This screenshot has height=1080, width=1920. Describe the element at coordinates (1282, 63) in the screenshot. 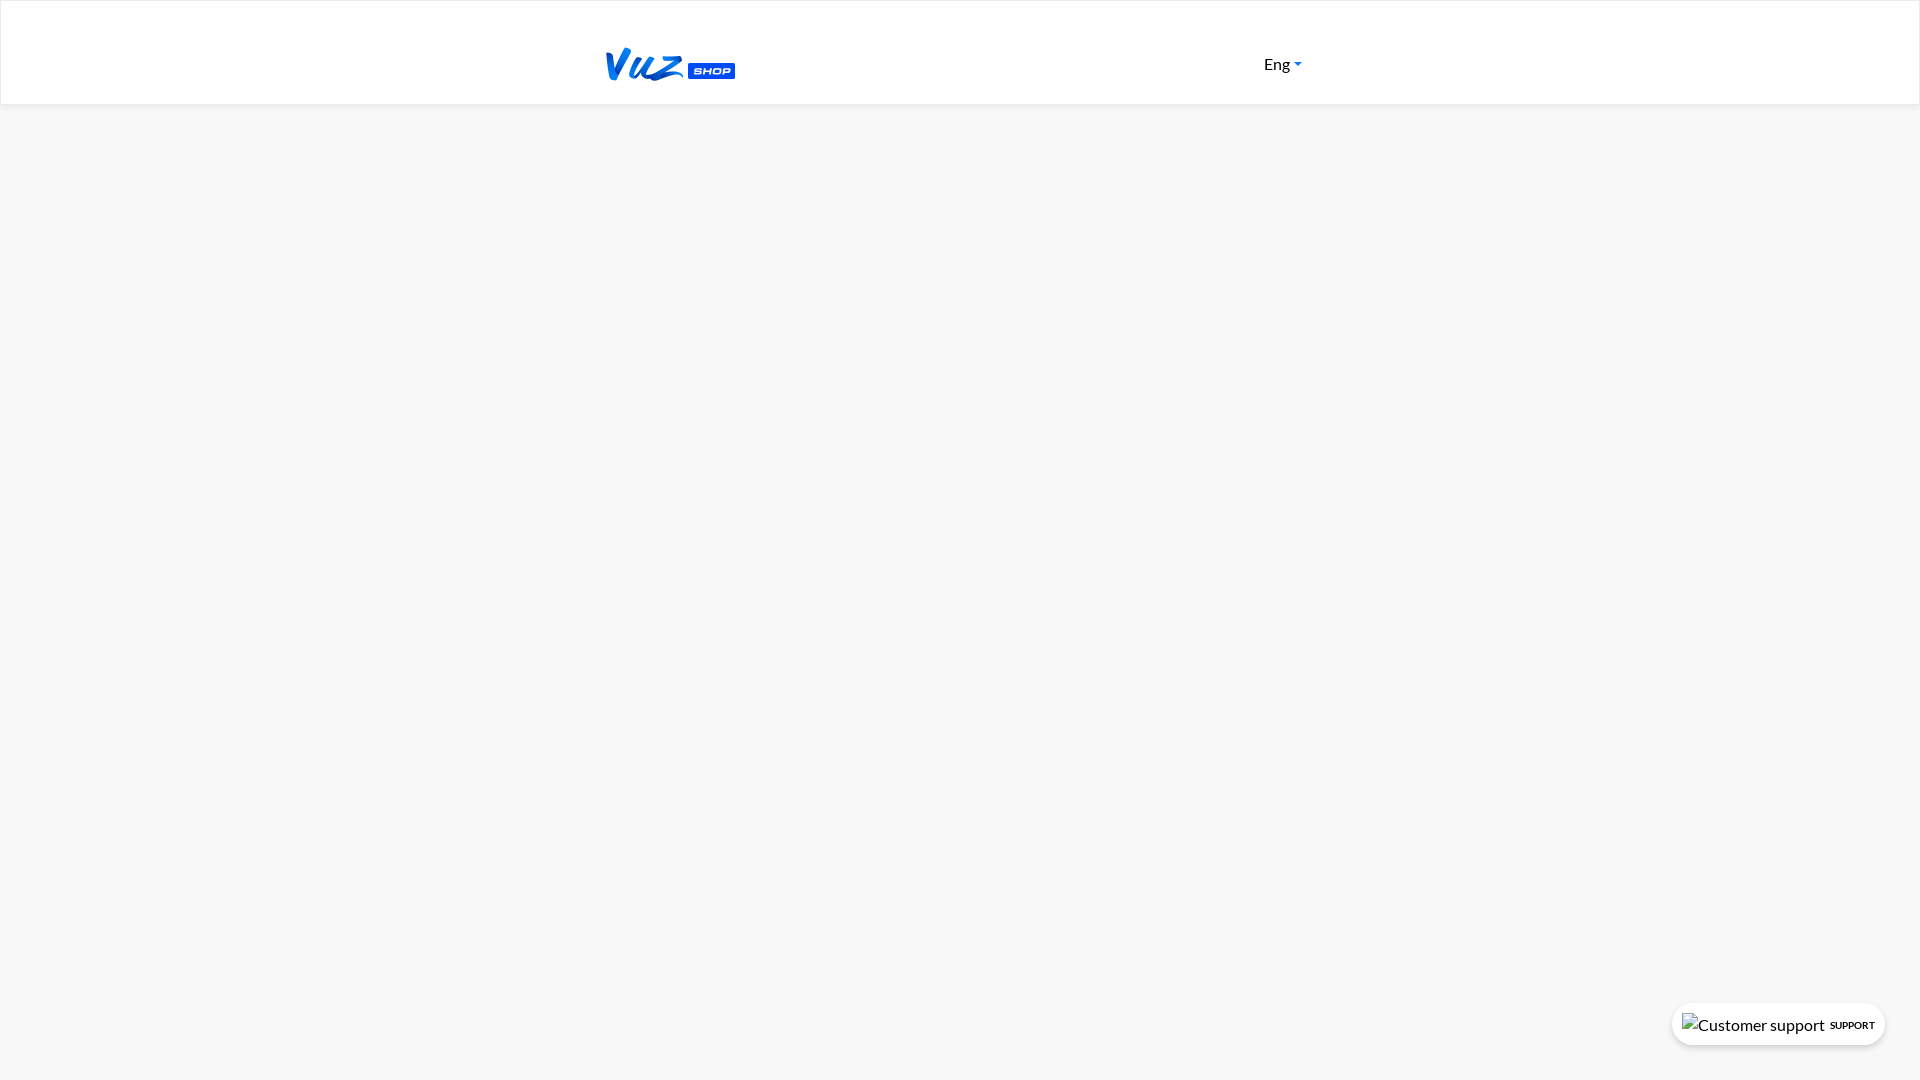

I see `'Eng'` at that location.